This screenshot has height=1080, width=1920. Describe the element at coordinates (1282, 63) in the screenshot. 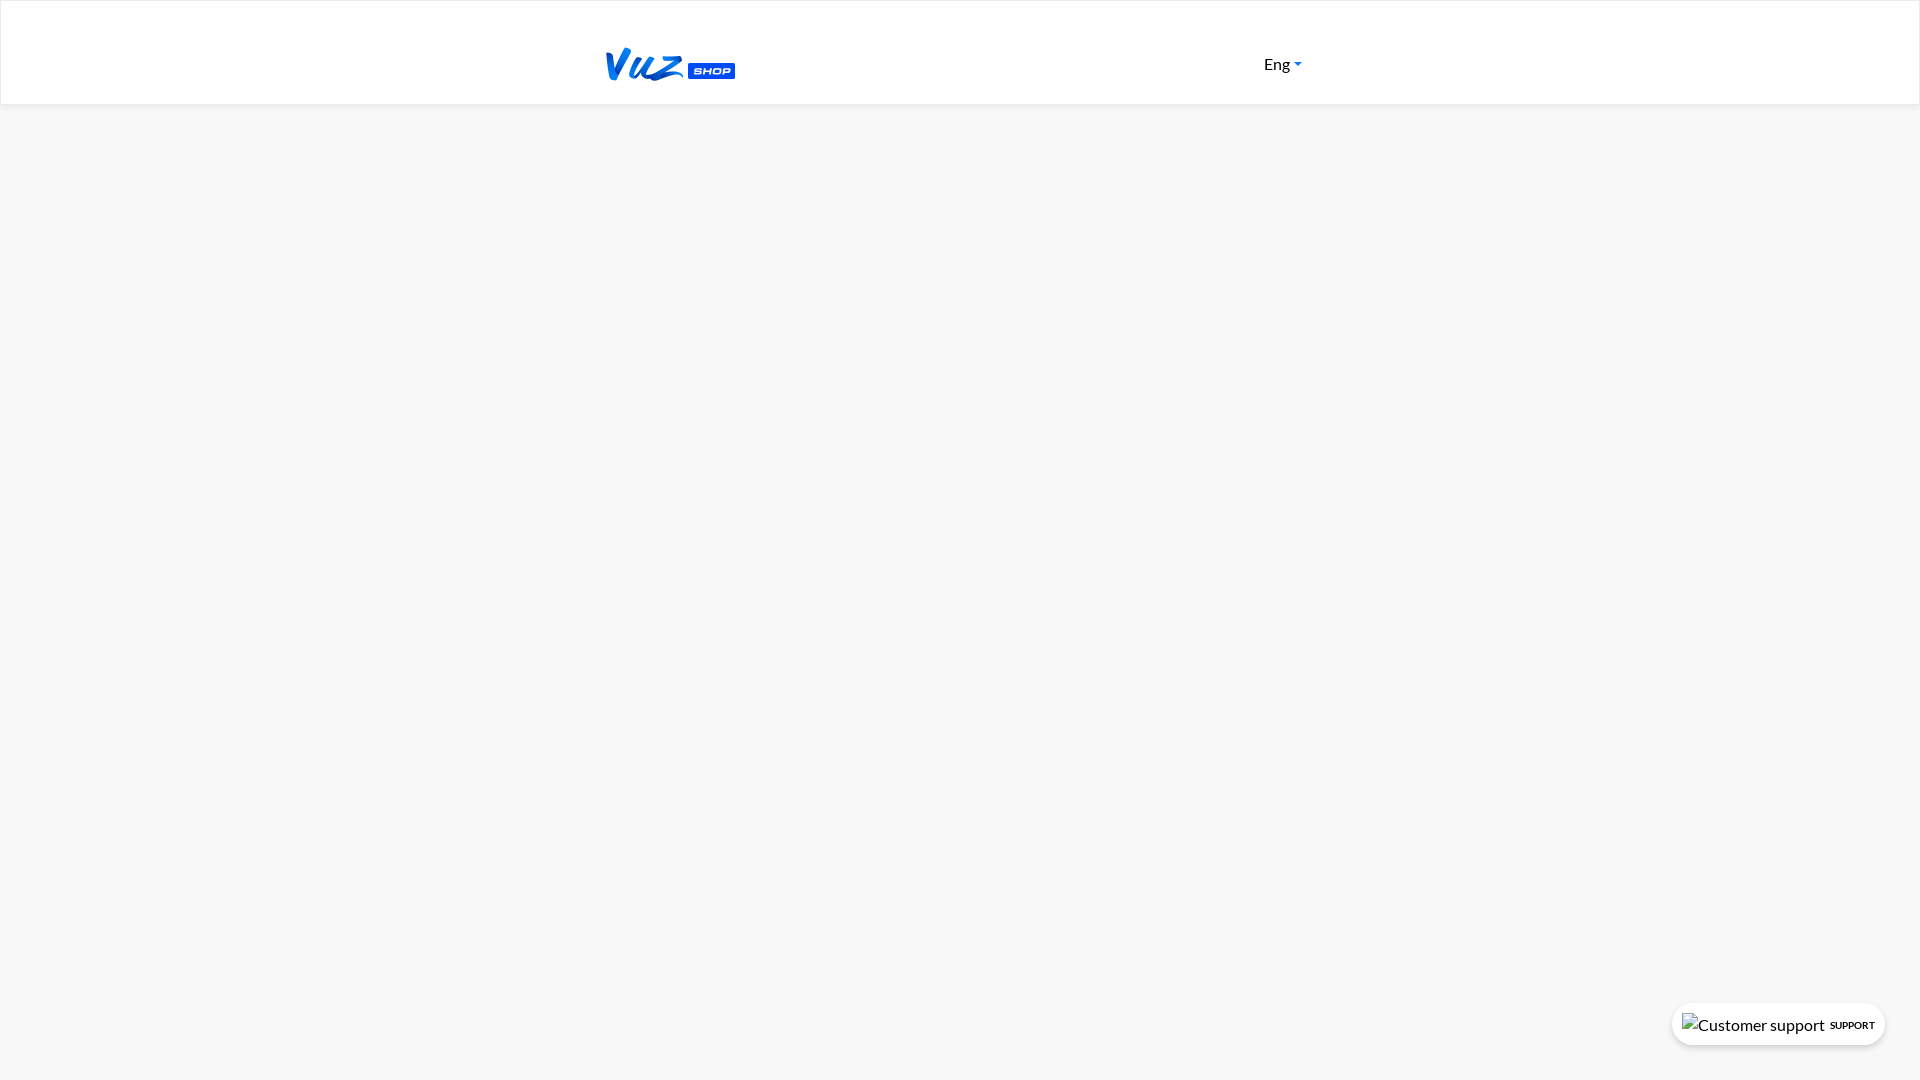

I see `'Eng'` at that location.